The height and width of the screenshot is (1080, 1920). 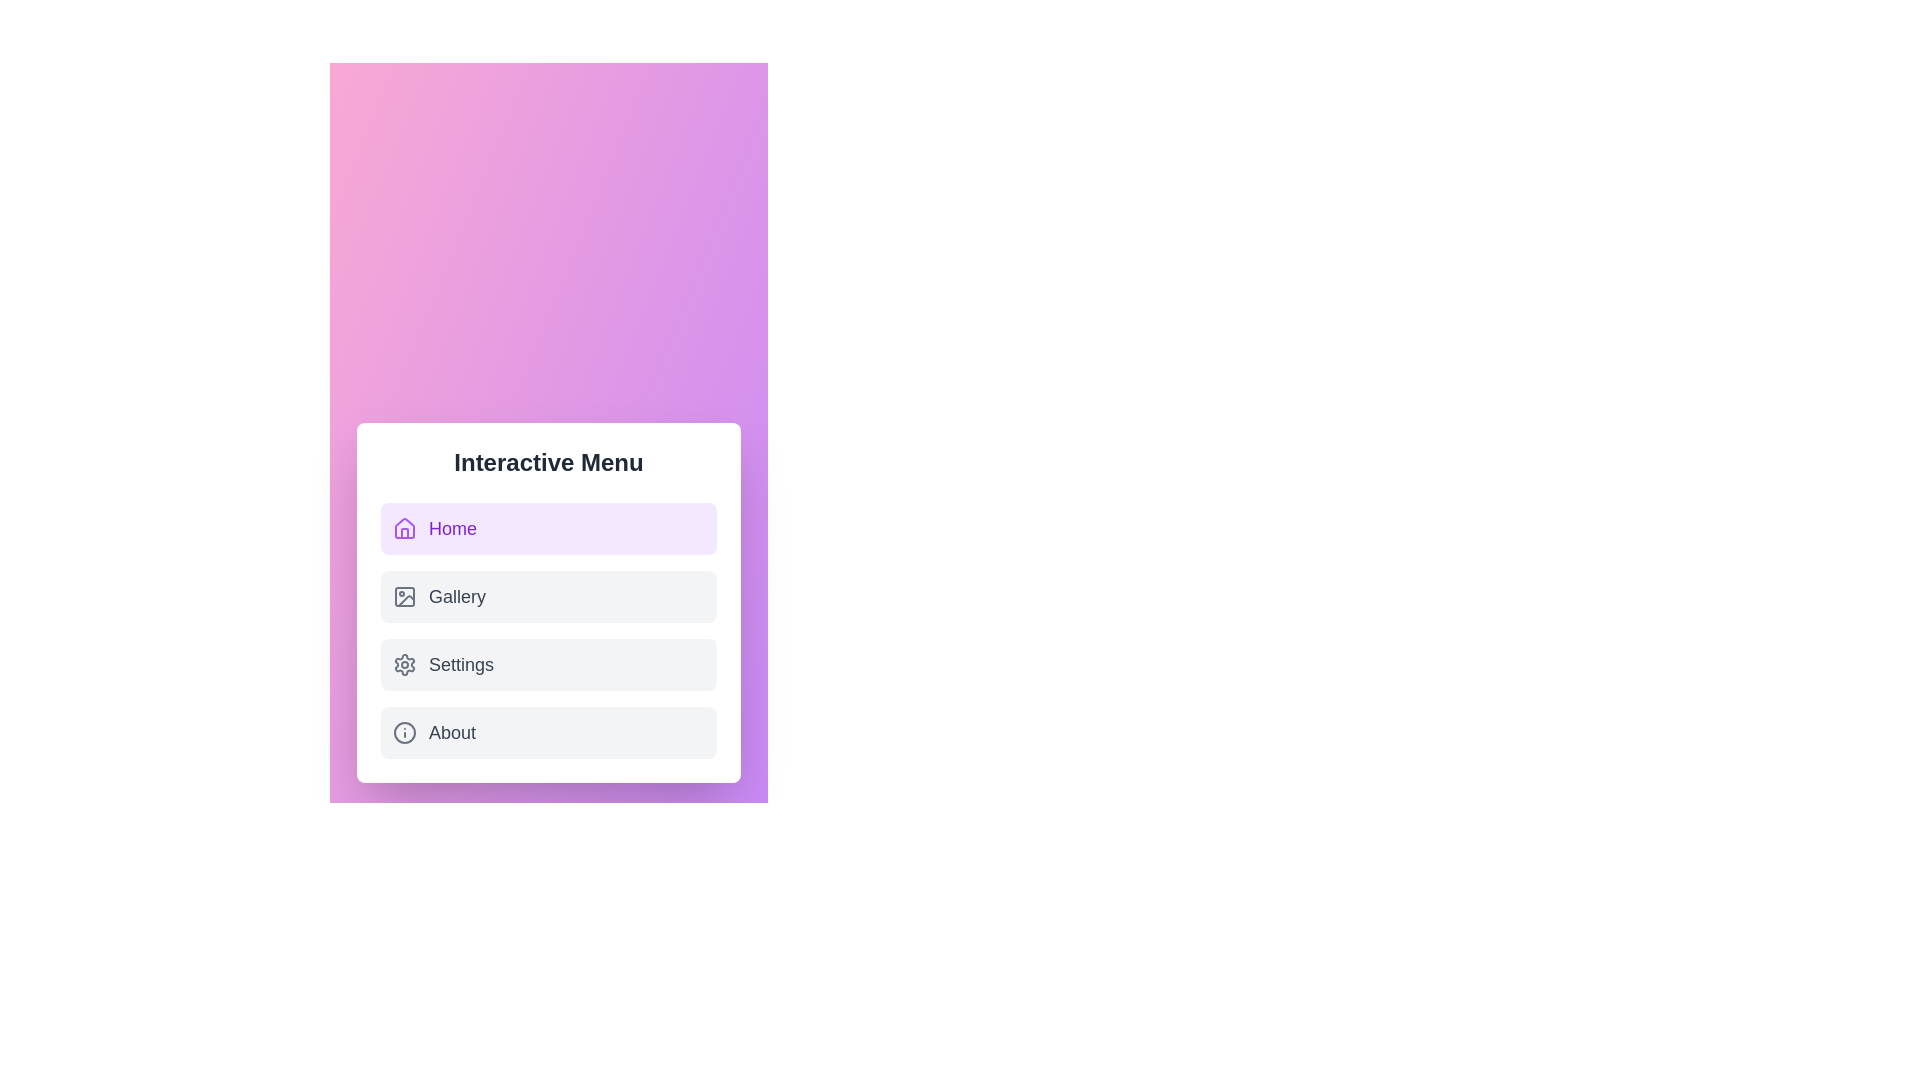 What do you see at coordinates (403, 527) in the screenshot?
I see `the icon next to the tab label Home` at bounding box center [403, 527].